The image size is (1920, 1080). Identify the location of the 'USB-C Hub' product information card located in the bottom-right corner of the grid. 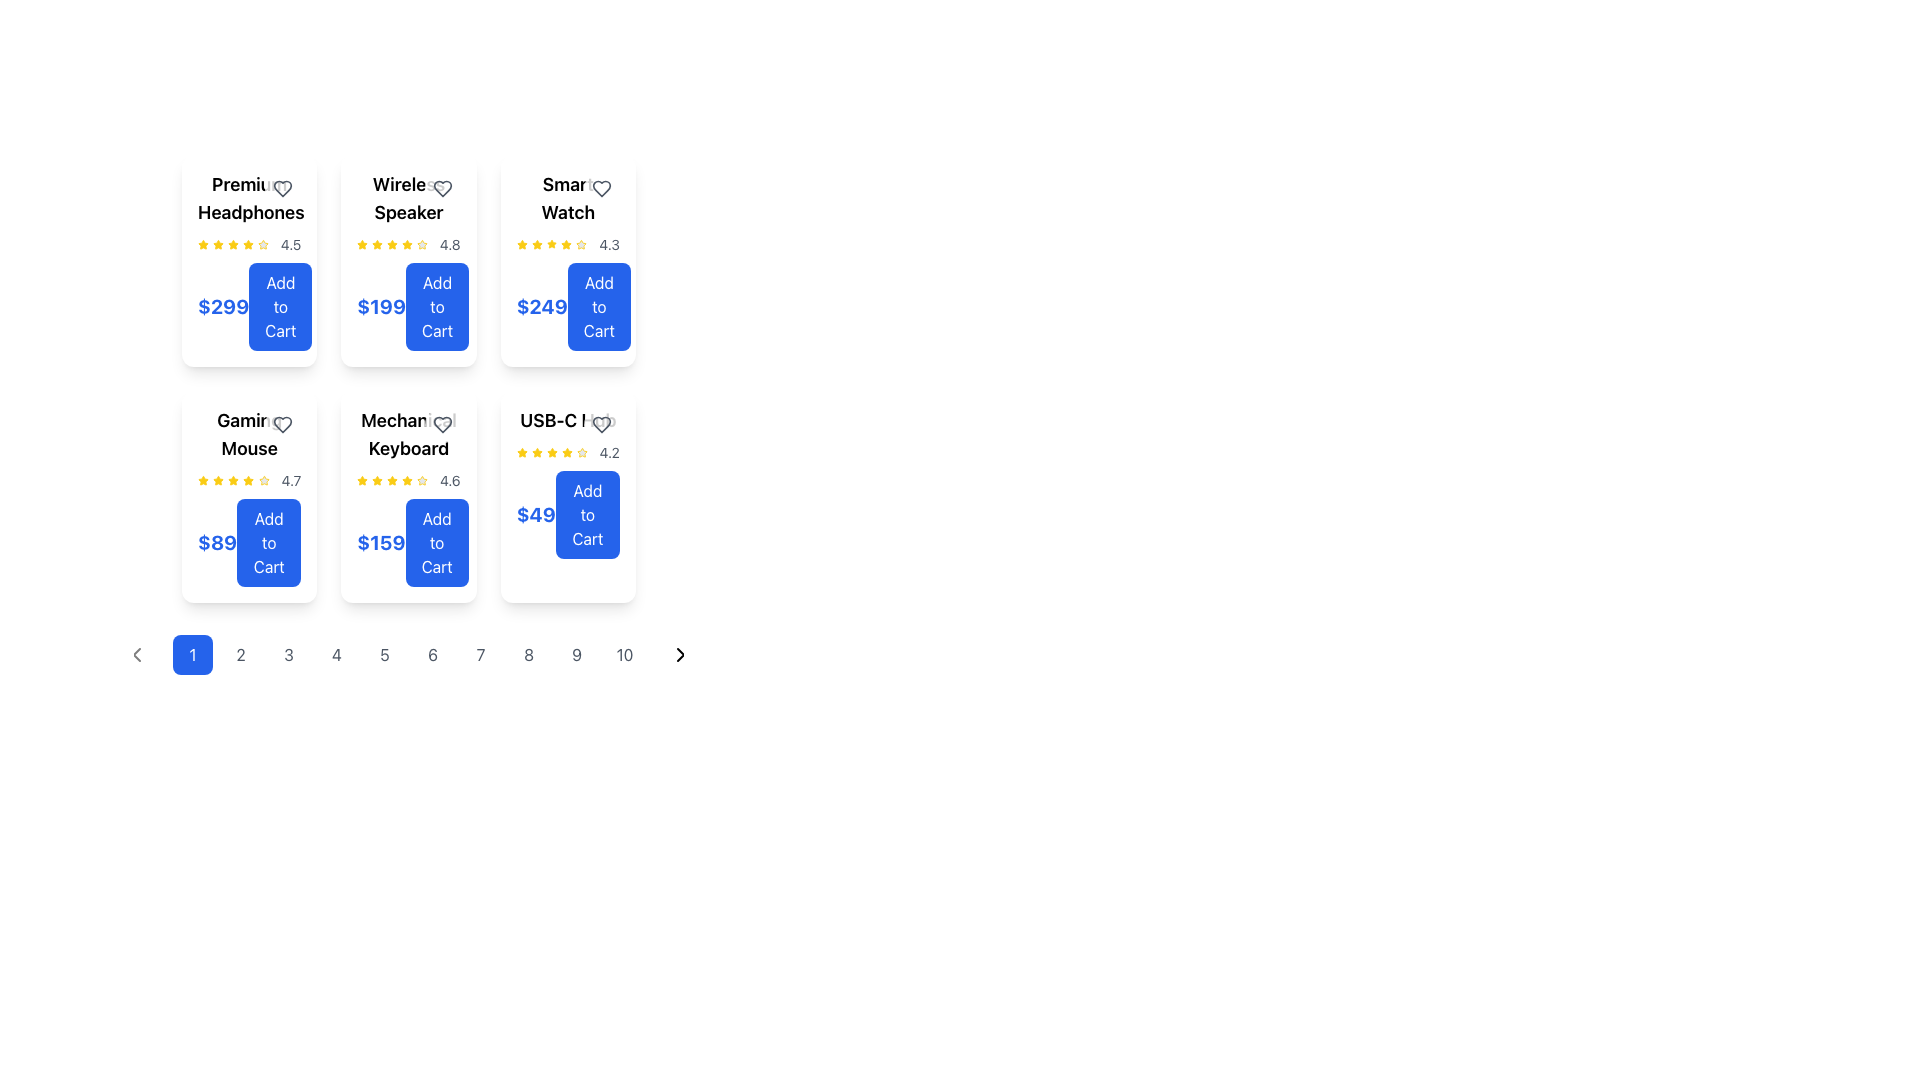
(567, 482).